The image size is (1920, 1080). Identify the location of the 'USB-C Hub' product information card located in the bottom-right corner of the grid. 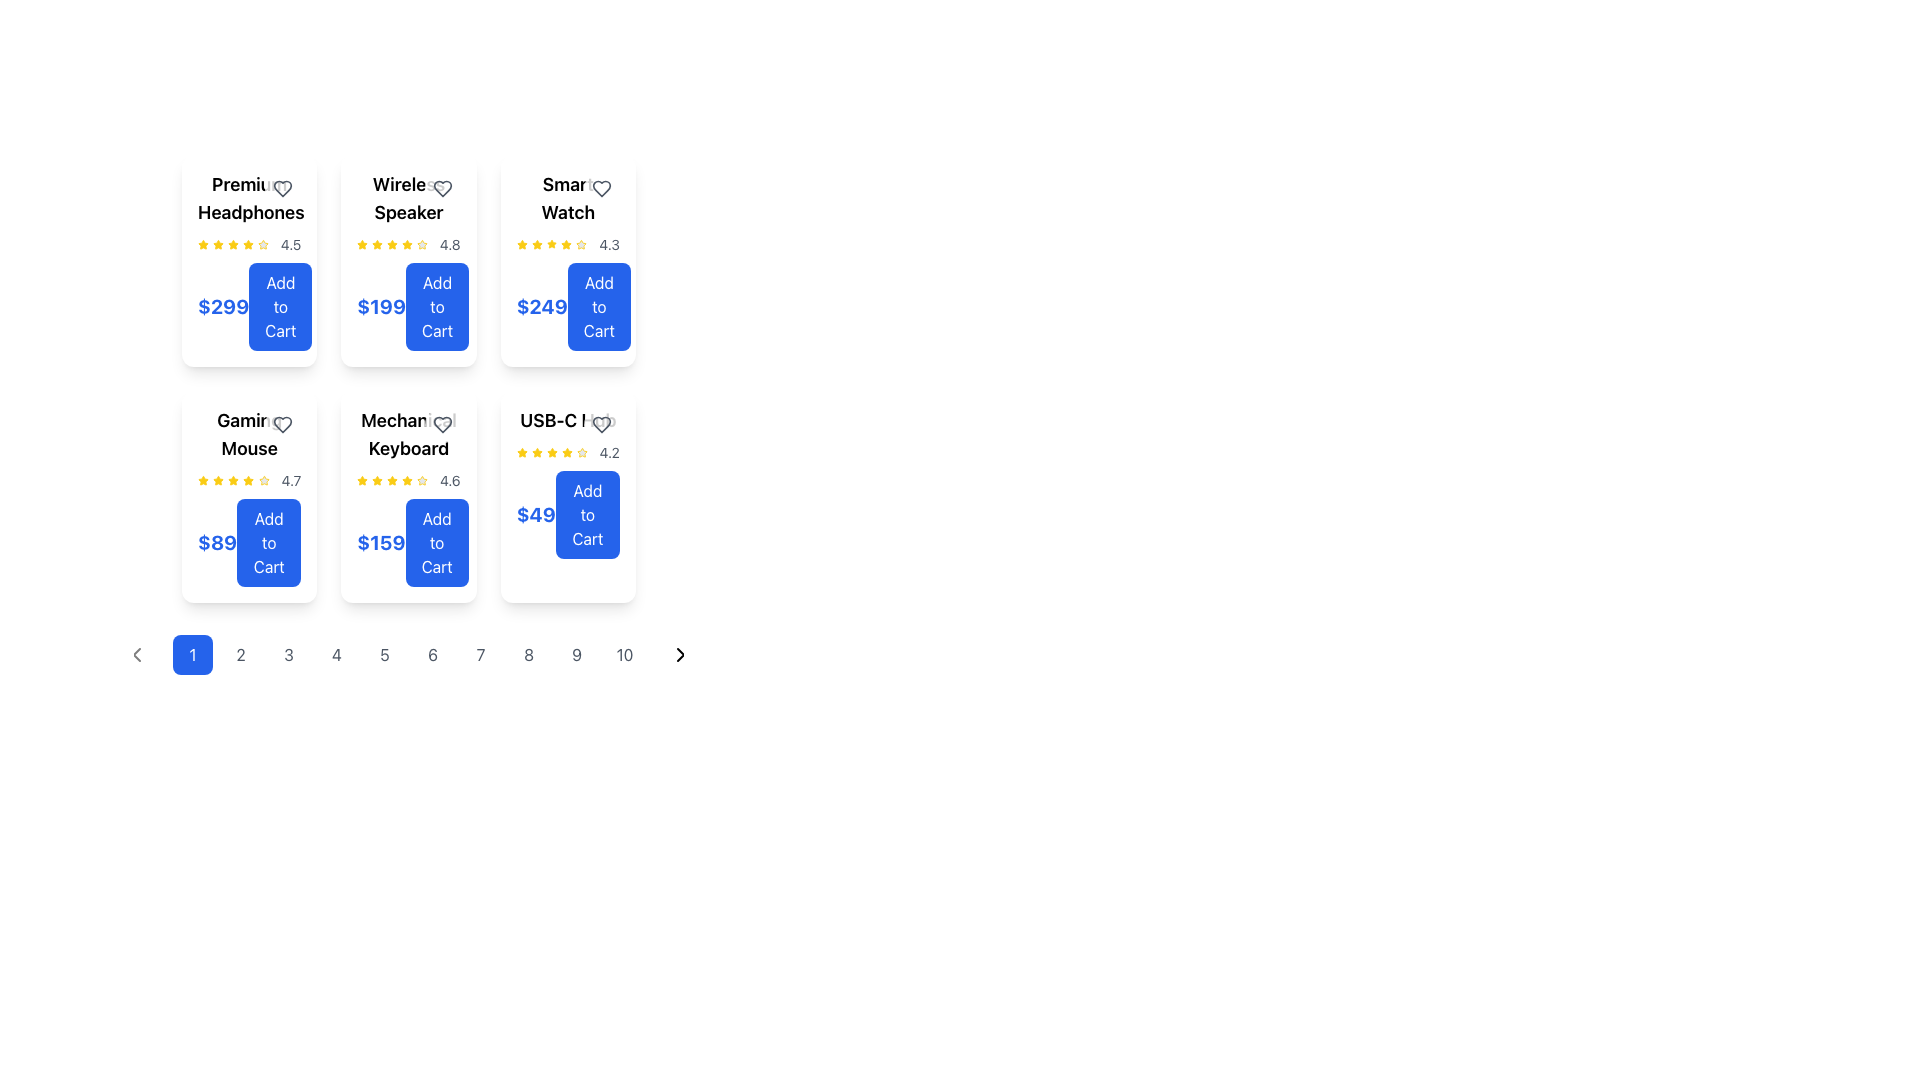
(567, 482).